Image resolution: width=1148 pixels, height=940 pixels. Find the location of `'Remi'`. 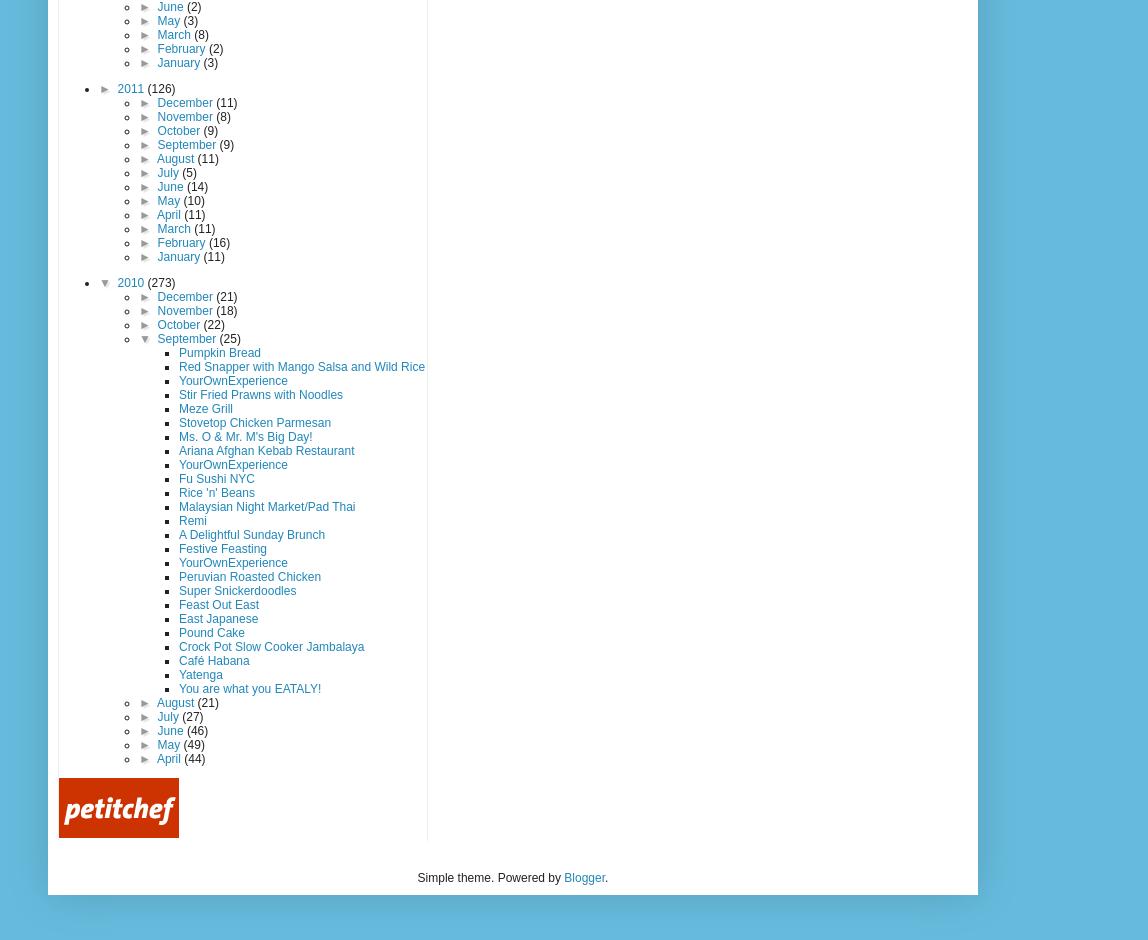

'Remi' is located at coordinates (178, 519).